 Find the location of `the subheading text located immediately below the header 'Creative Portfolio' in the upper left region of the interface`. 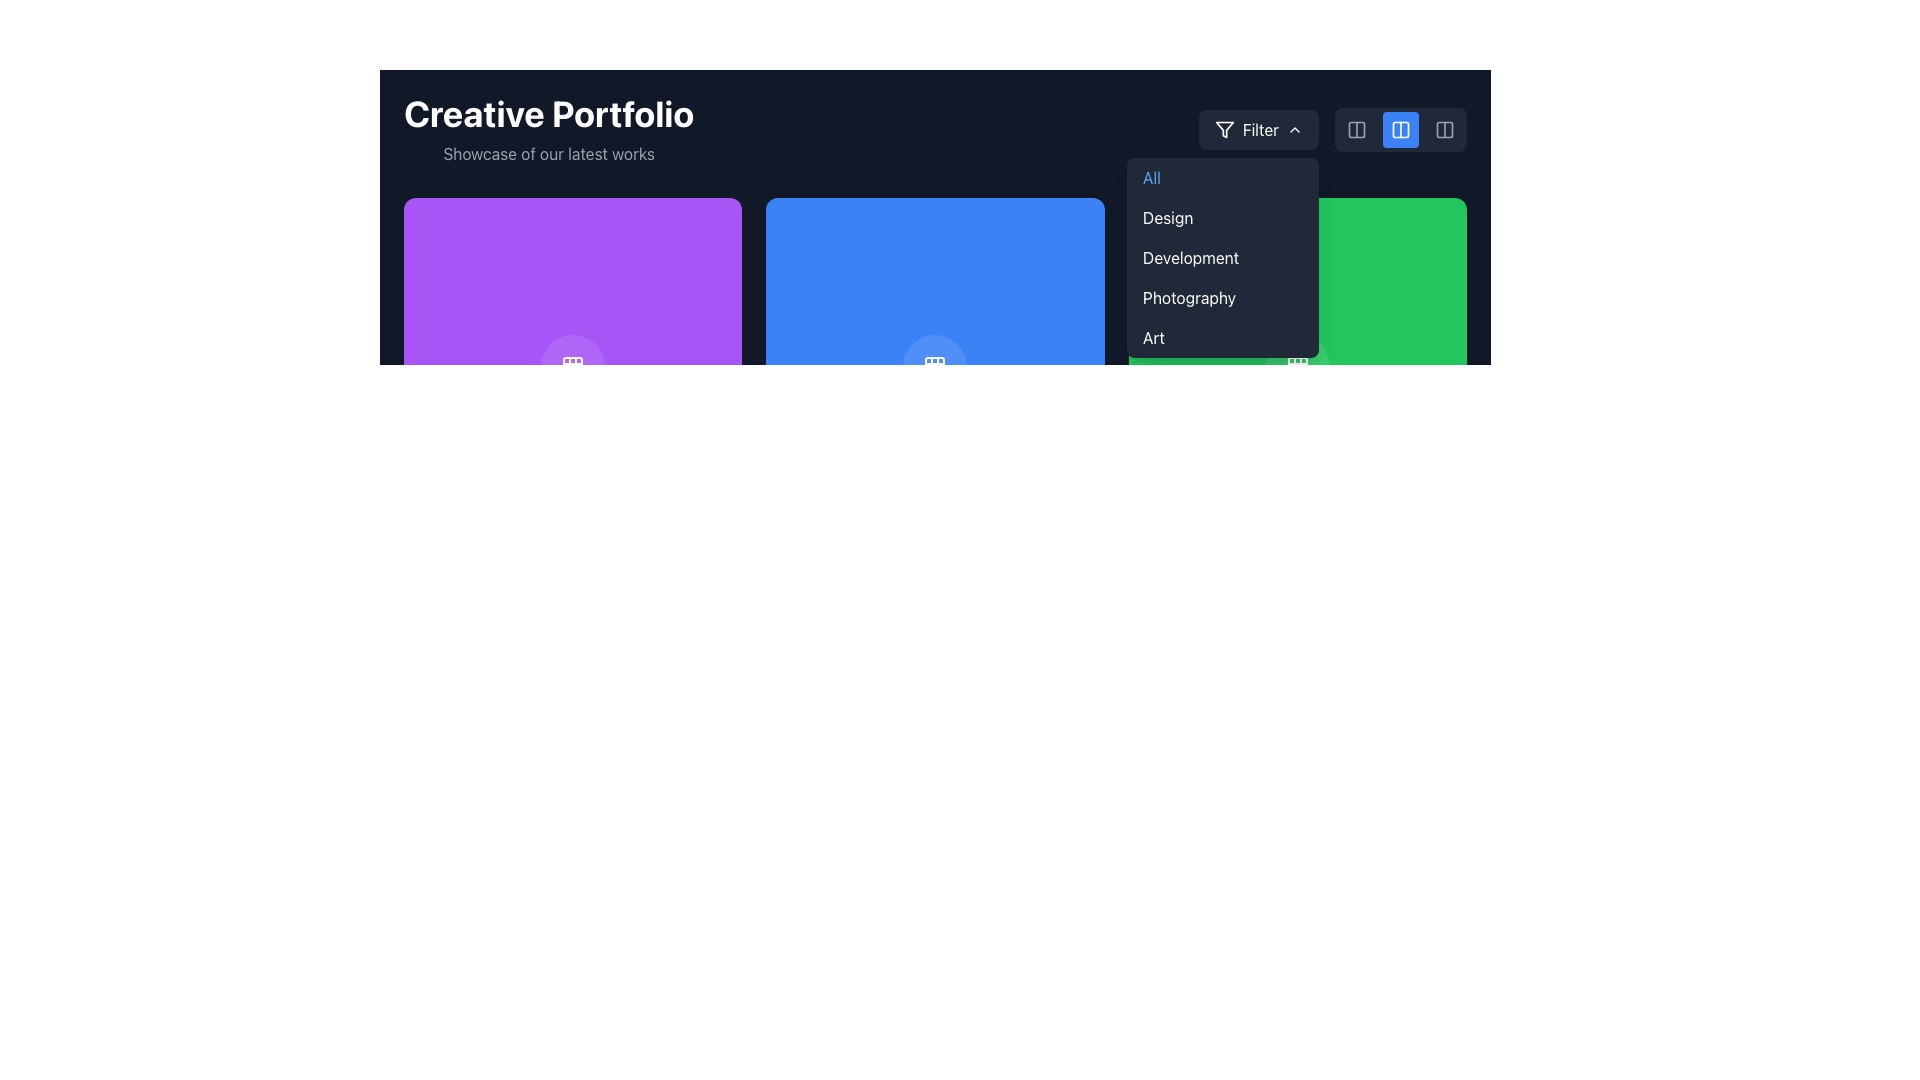

the subheading text located immediately below the header 'Creative Portfolio' in the upper left region of the interface is located at coordinates (549, 153).